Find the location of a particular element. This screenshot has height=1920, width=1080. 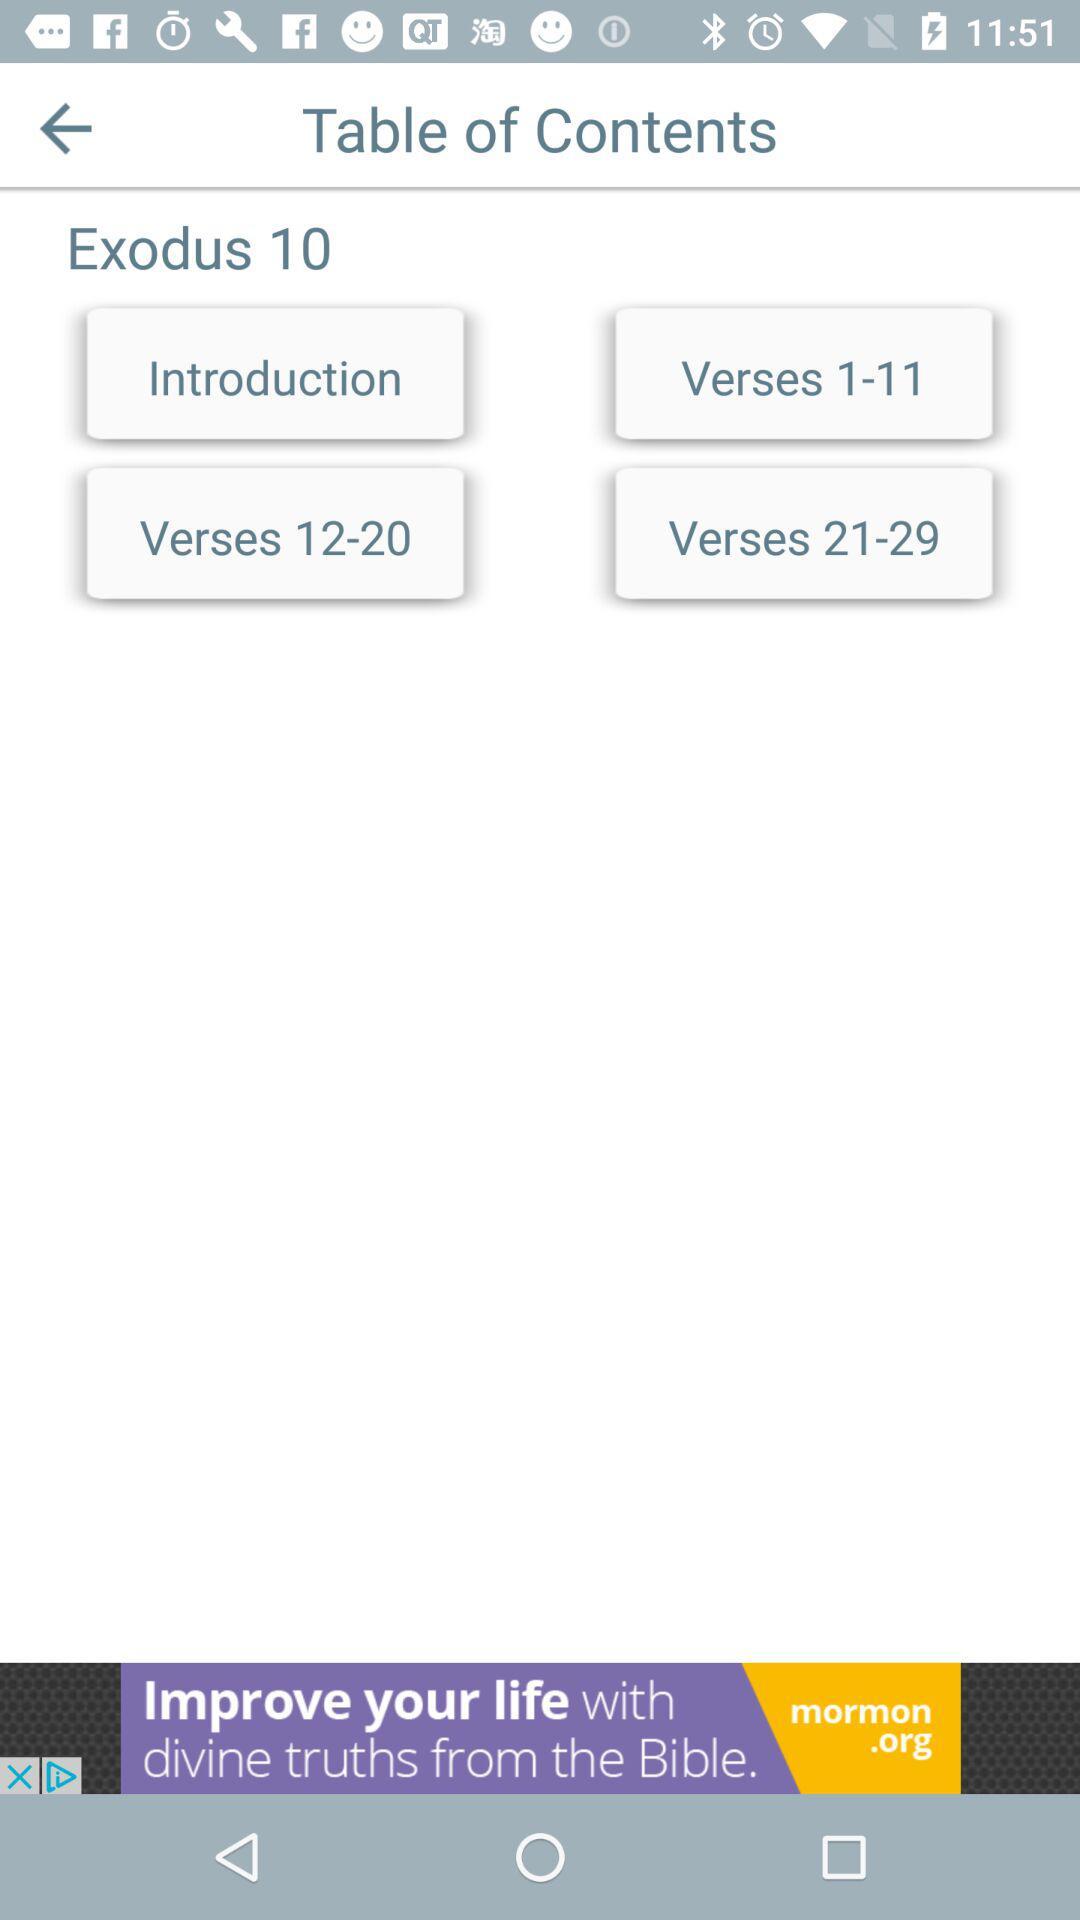

the arrow_backward icon is located at coordinates (64, 127).